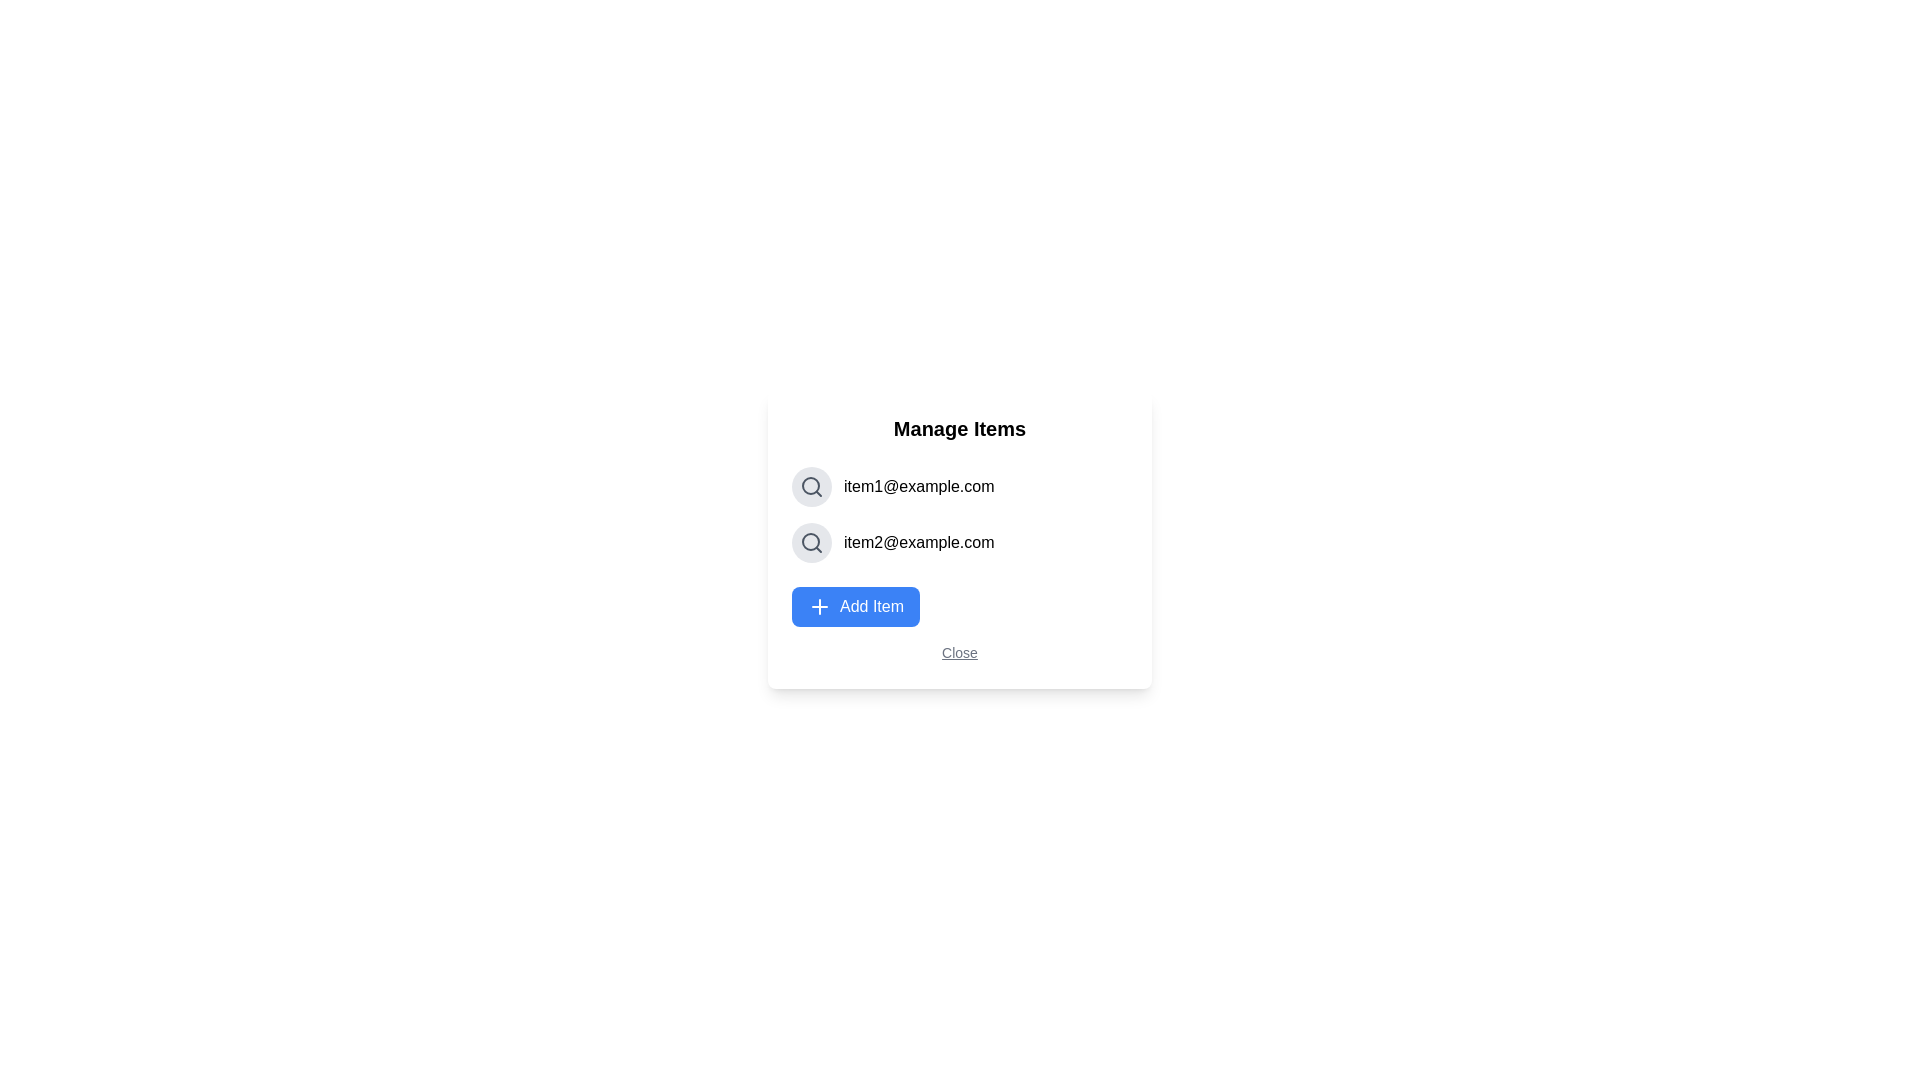  I want to click on search icon next to the first item, so click(811, 486).